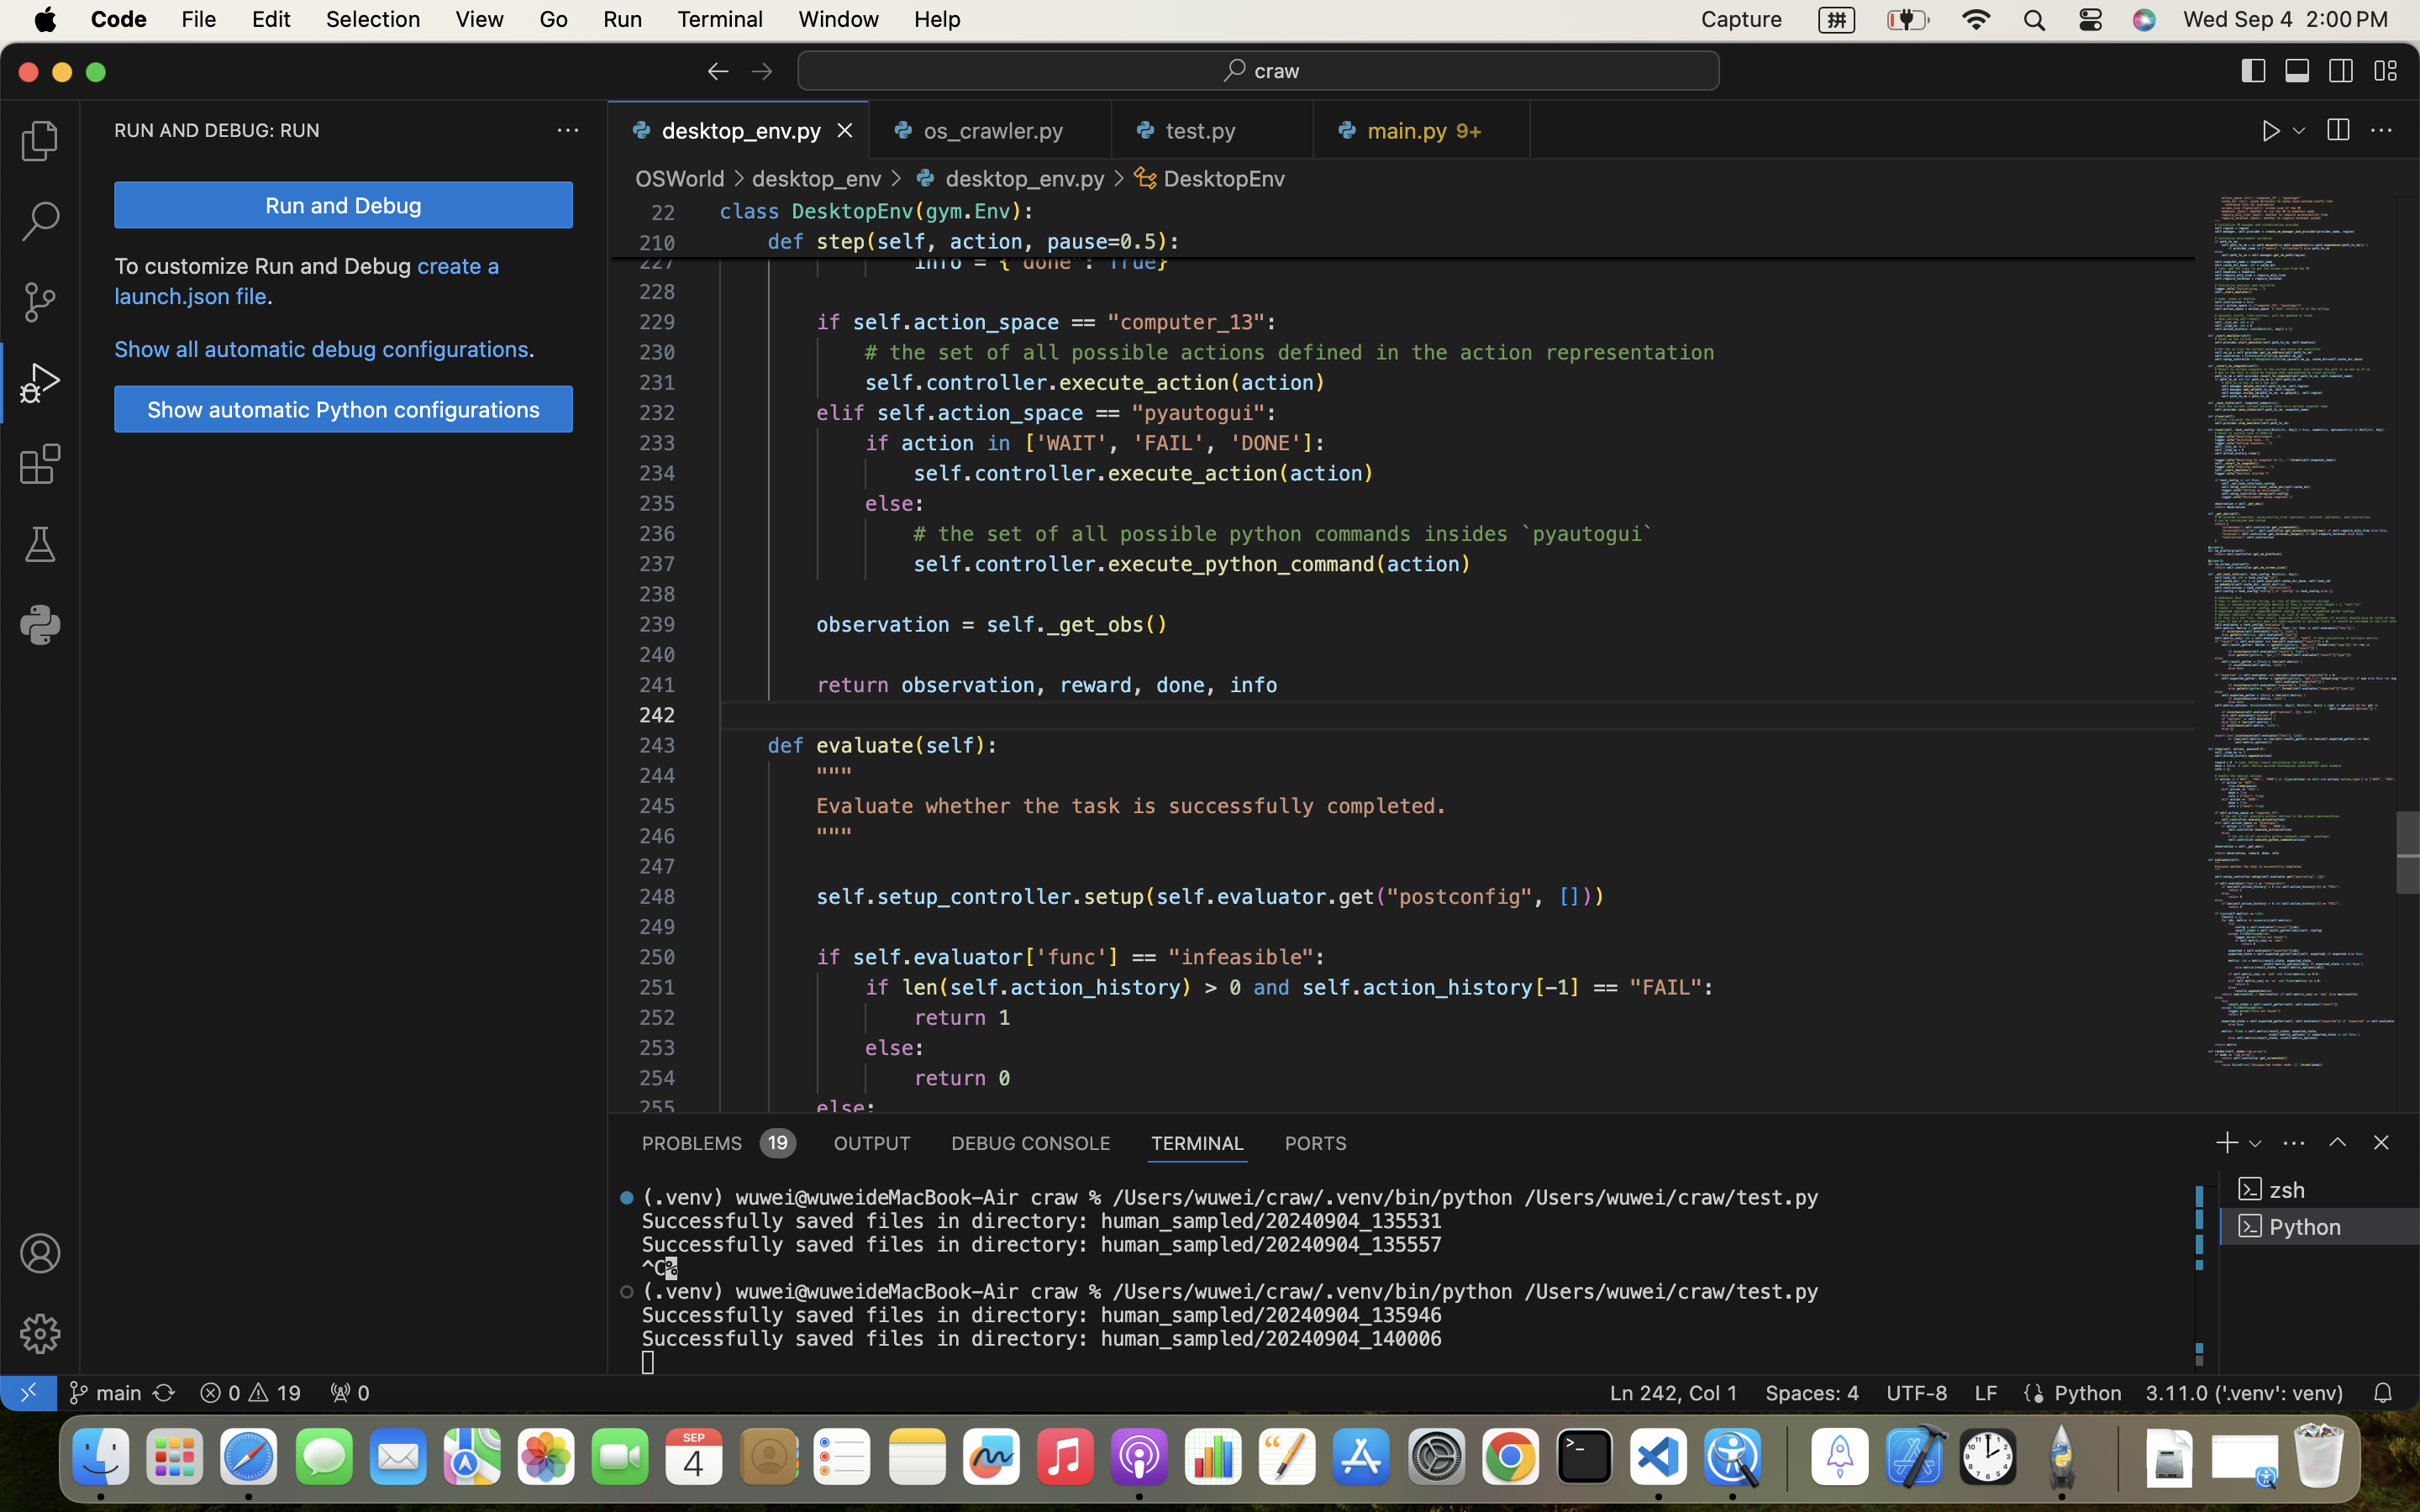  Describe the element at coordinates (2381, 130) in the screenshot. I see `''` at that location.